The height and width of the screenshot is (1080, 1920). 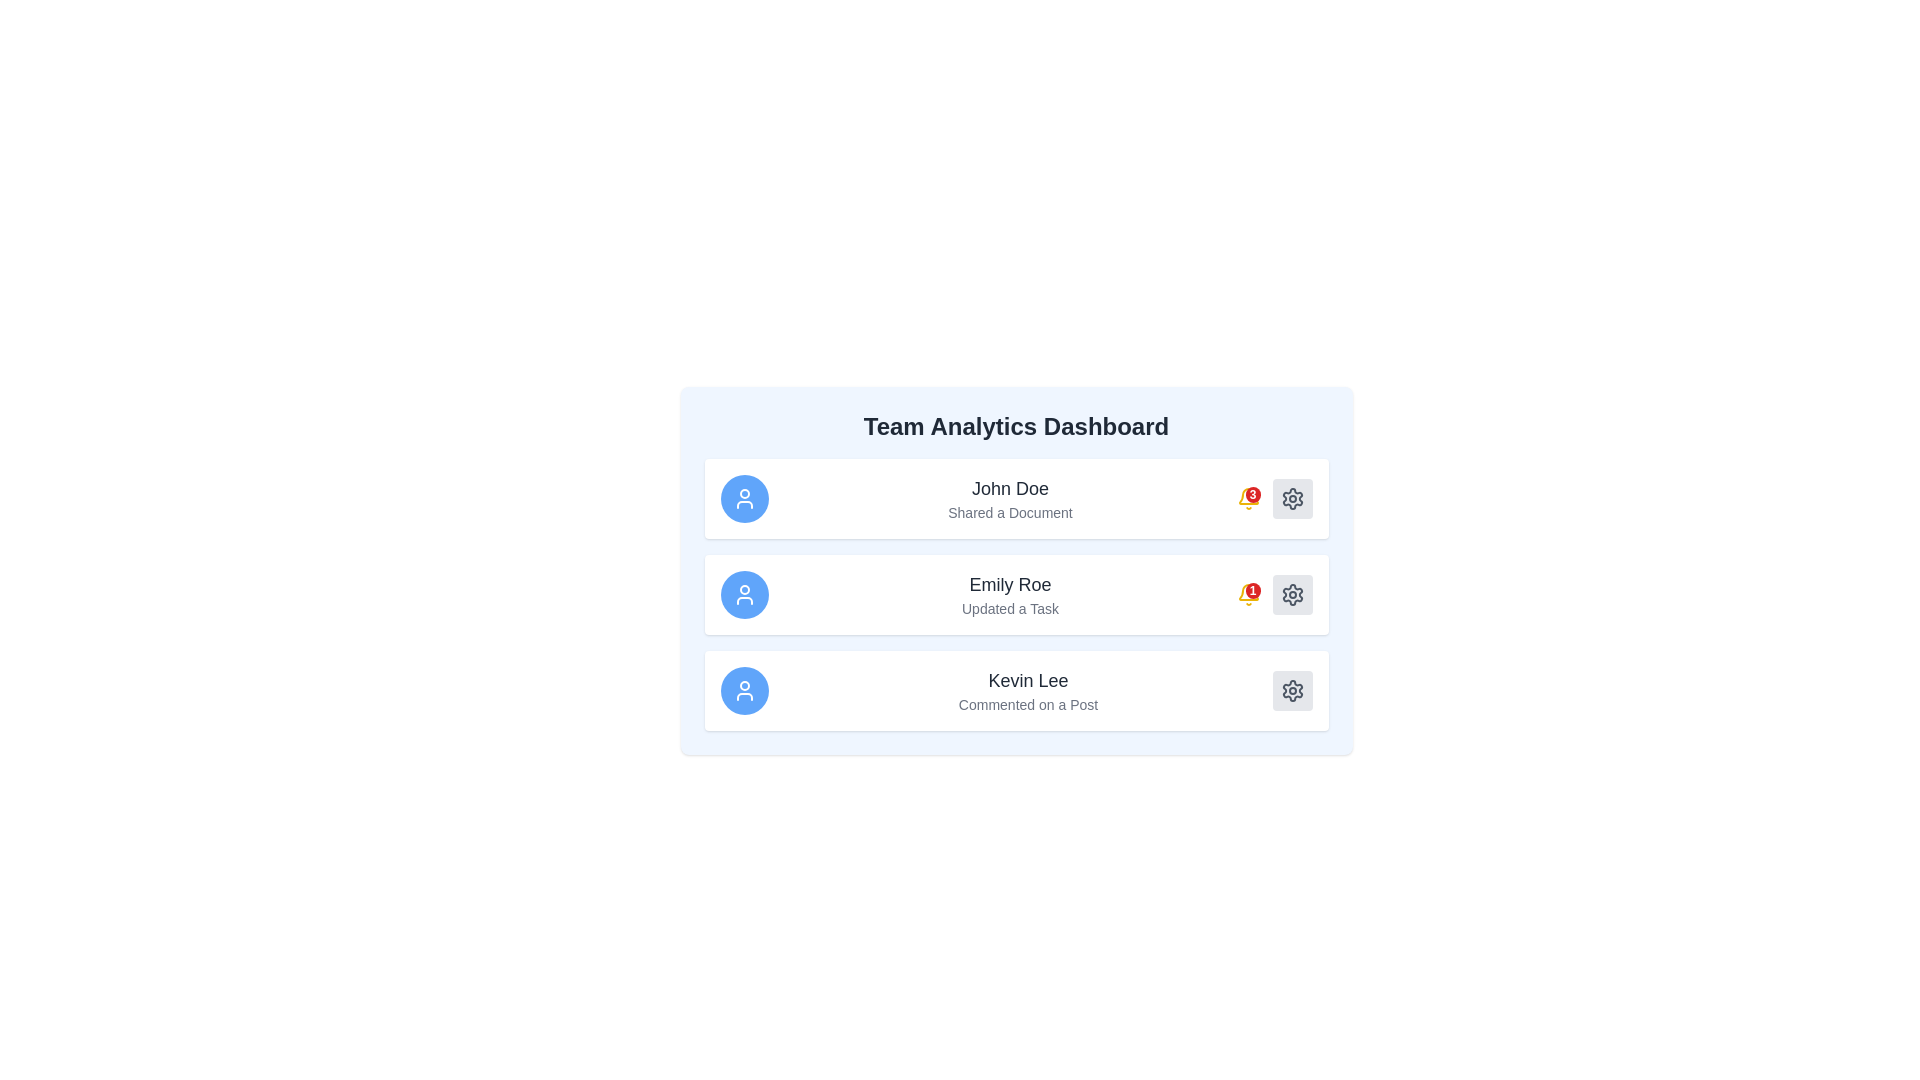 I want to click on the circular user icon with a blue background and white outline, located in the leftmost position within the third user information row of the 'Team Analytics Dashboard', so click(x=743, y=689).